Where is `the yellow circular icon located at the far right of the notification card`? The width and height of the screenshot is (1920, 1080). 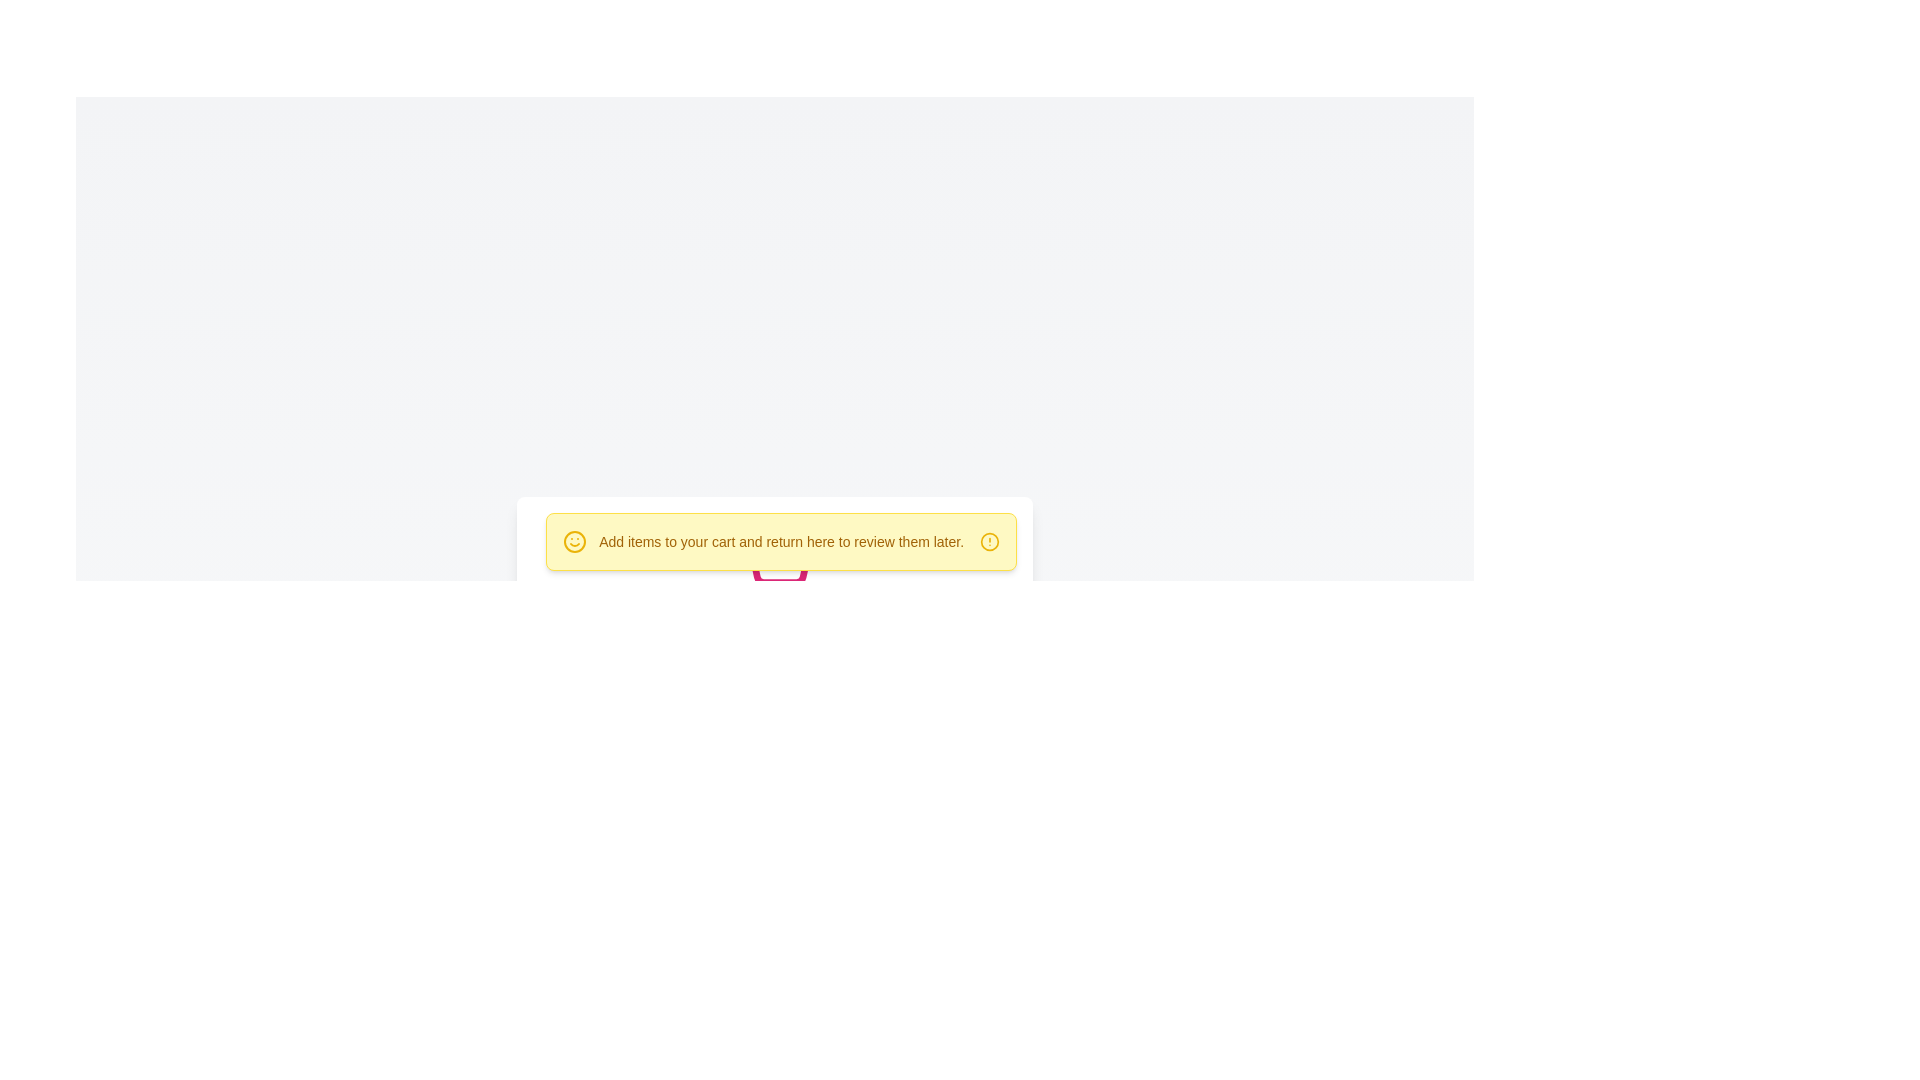 the yellow circular icon located at the far right of the notification card is located at coordinates (990, 542).